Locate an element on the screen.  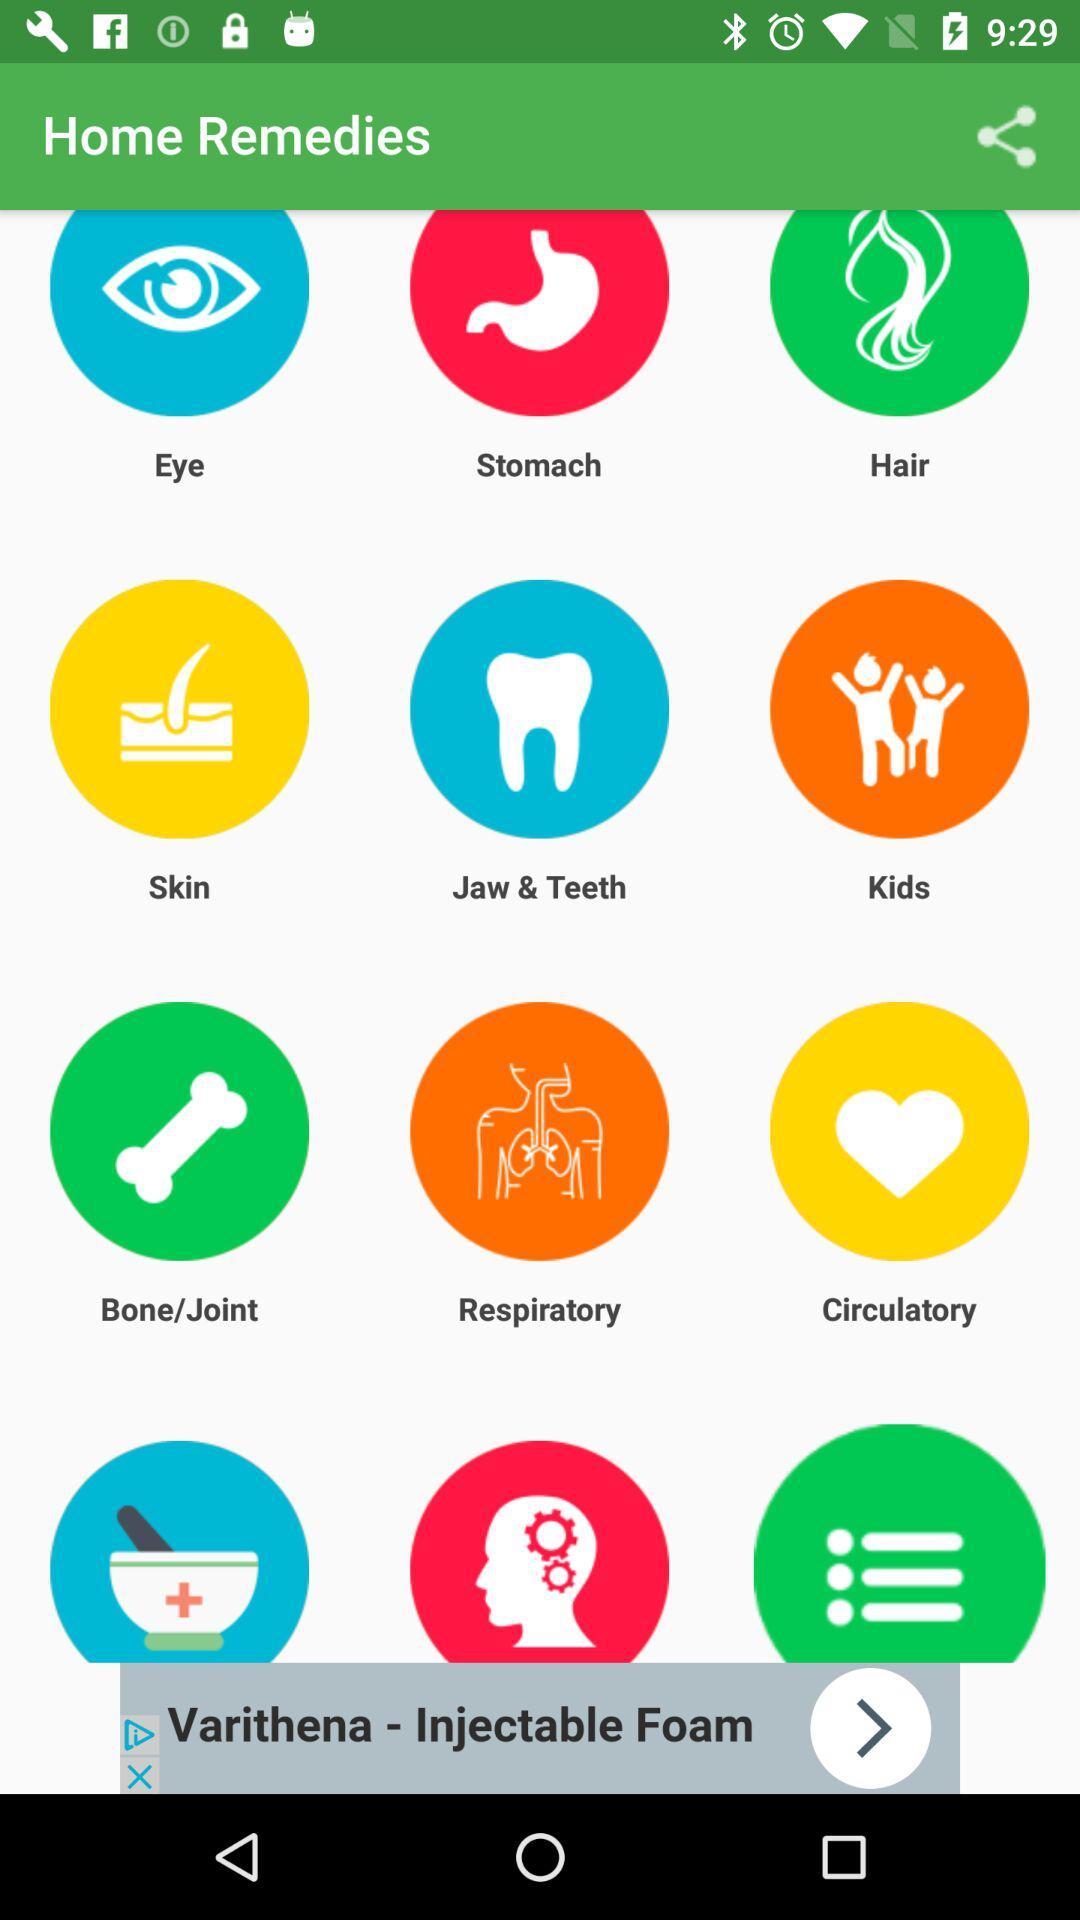
advertisement link banner is located at coordinates (540, 1727).